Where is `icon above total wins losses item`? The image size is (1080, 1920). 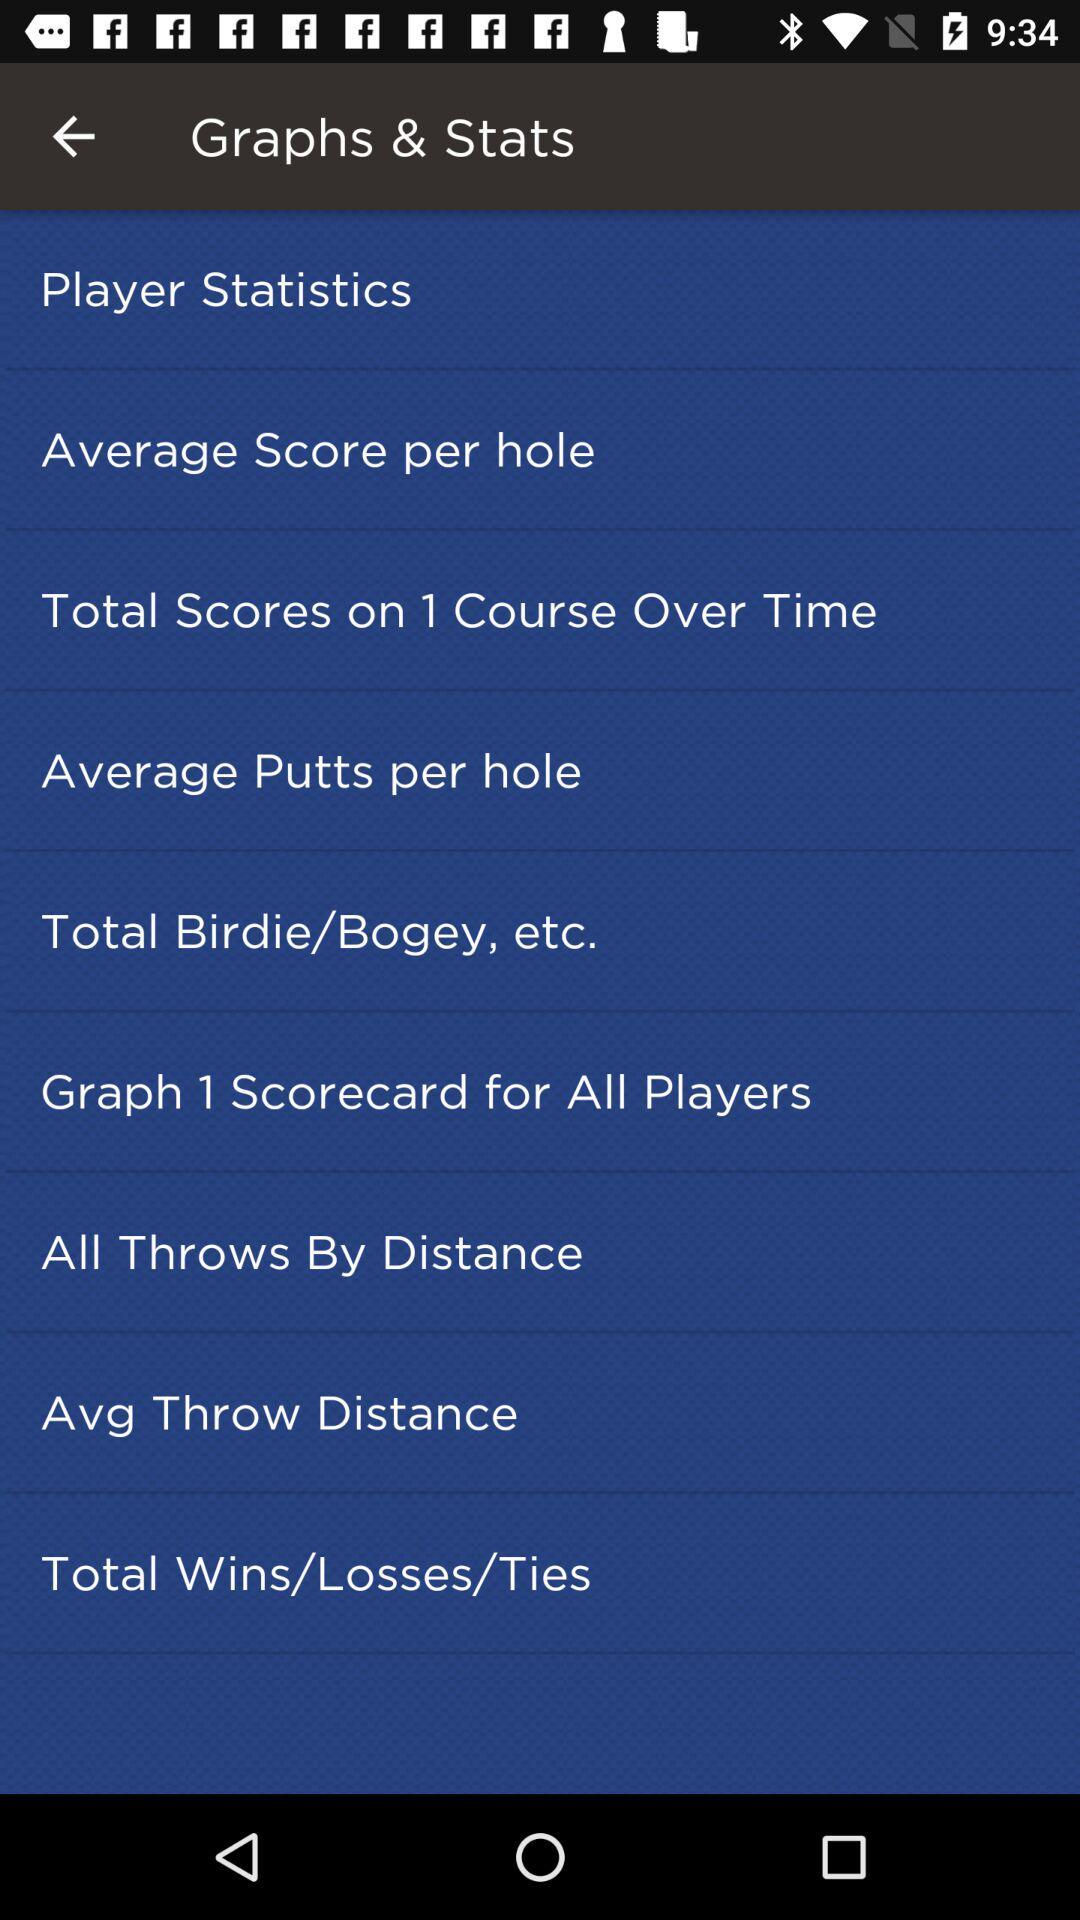
icon above total wins losses item is located at coordinates (546, 1411).